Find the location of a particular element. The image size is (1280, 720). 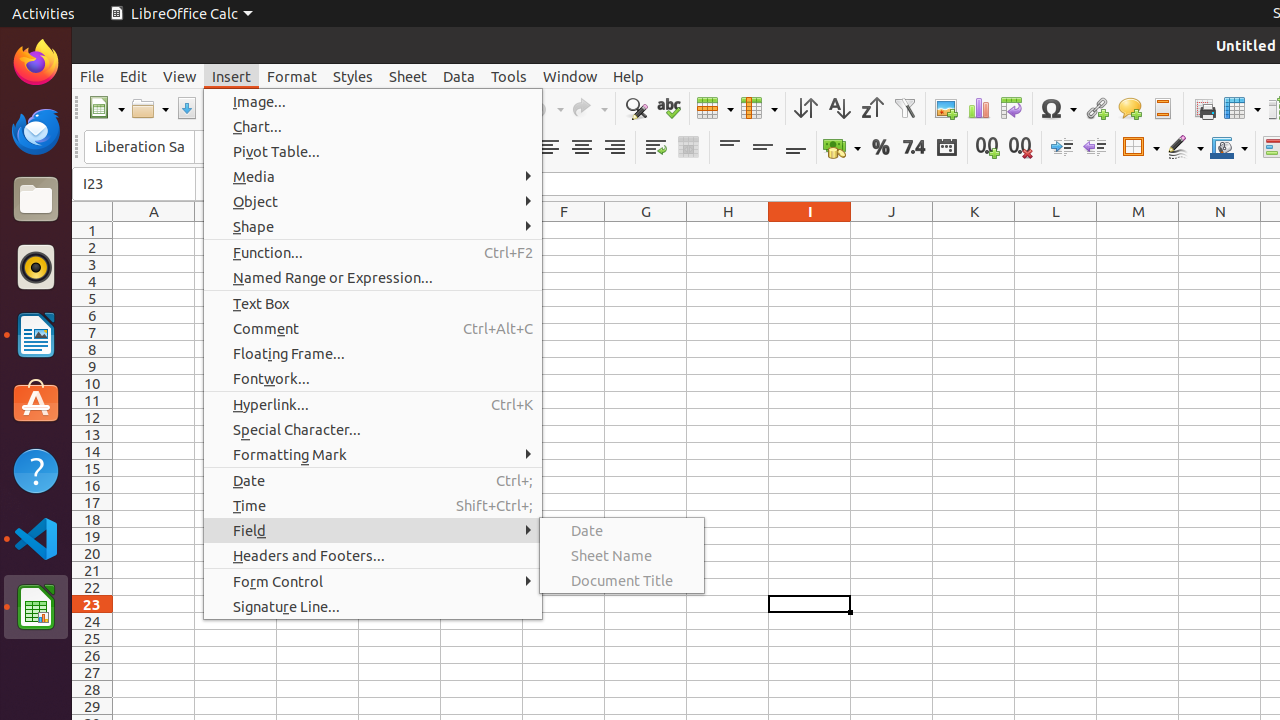

'Data' is located at coordinates (458, 75).